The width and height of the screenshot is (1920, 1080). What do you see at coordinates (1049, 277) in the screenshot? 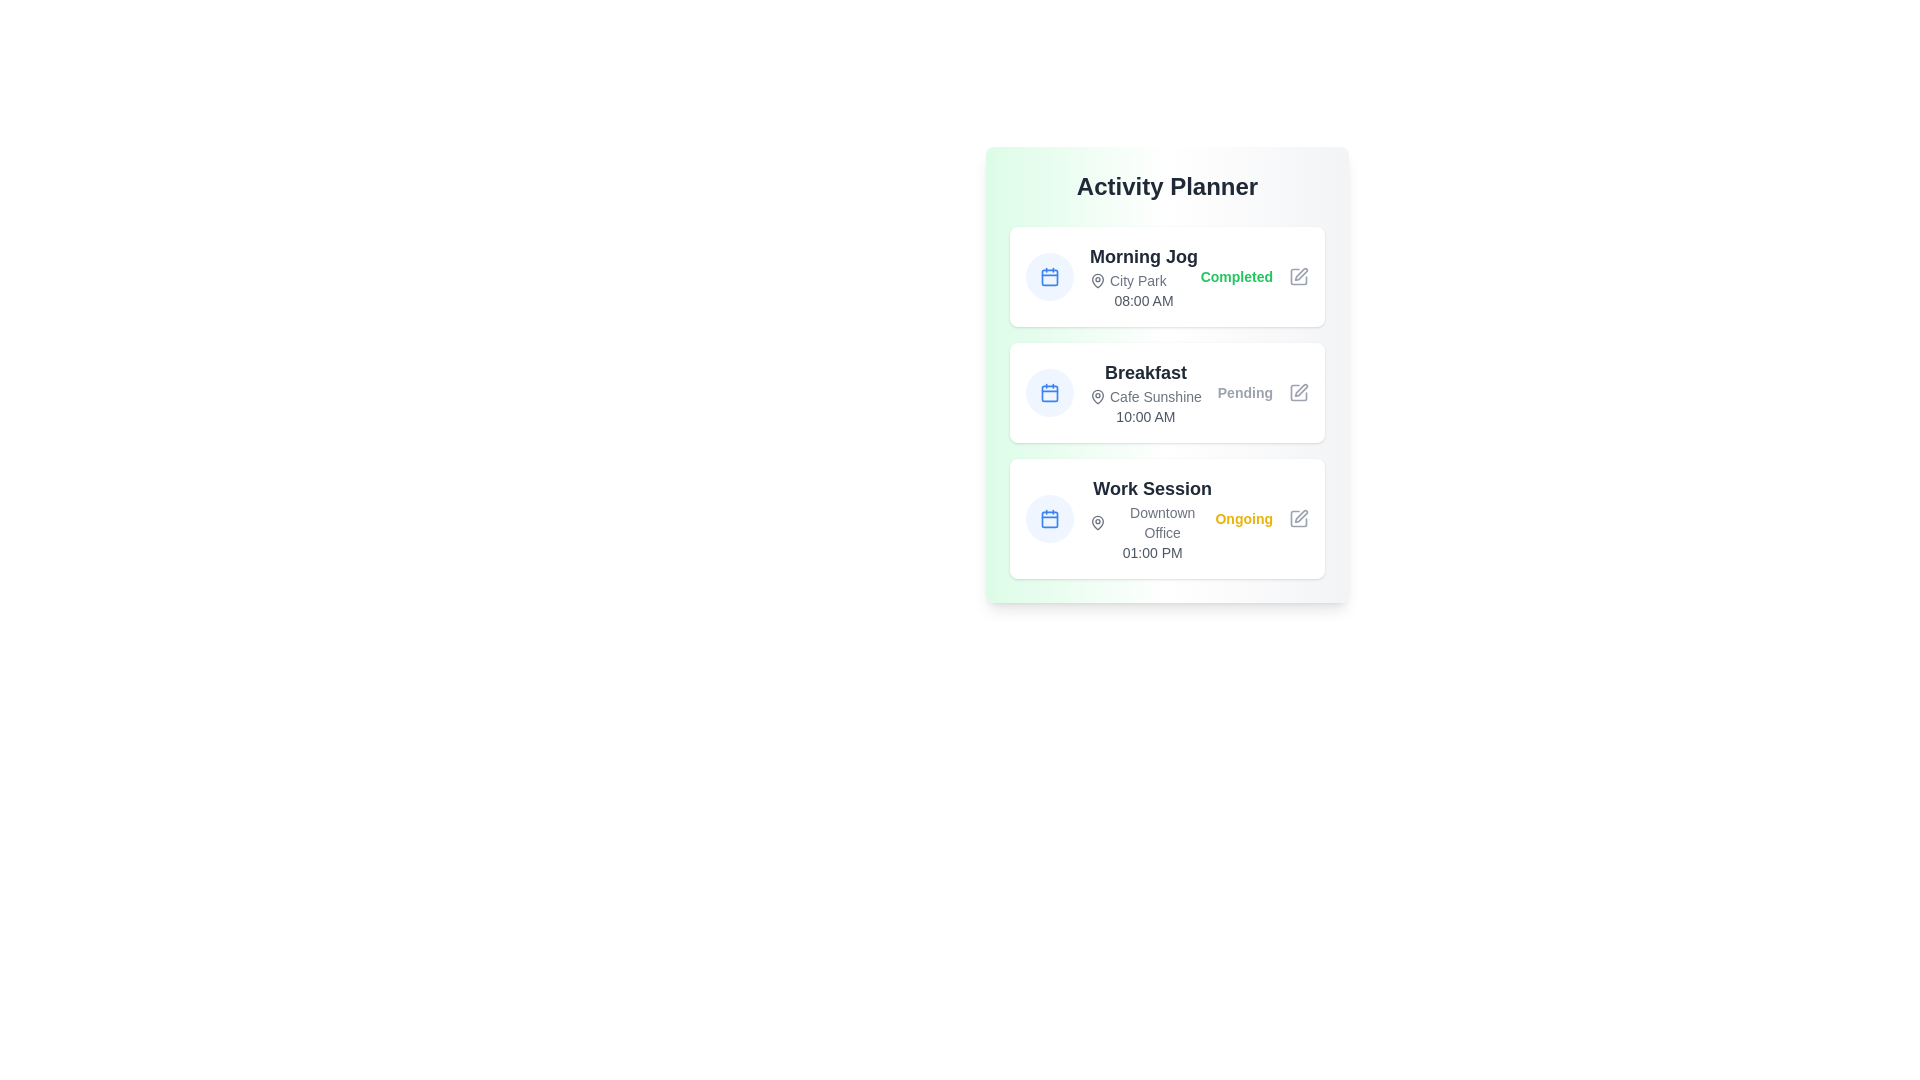
I see `the calendar icon, which is the first icon in the 'Activity Planner' list, located to the left of the text 'Morning Jog'` at bounding box center [1049, 277].